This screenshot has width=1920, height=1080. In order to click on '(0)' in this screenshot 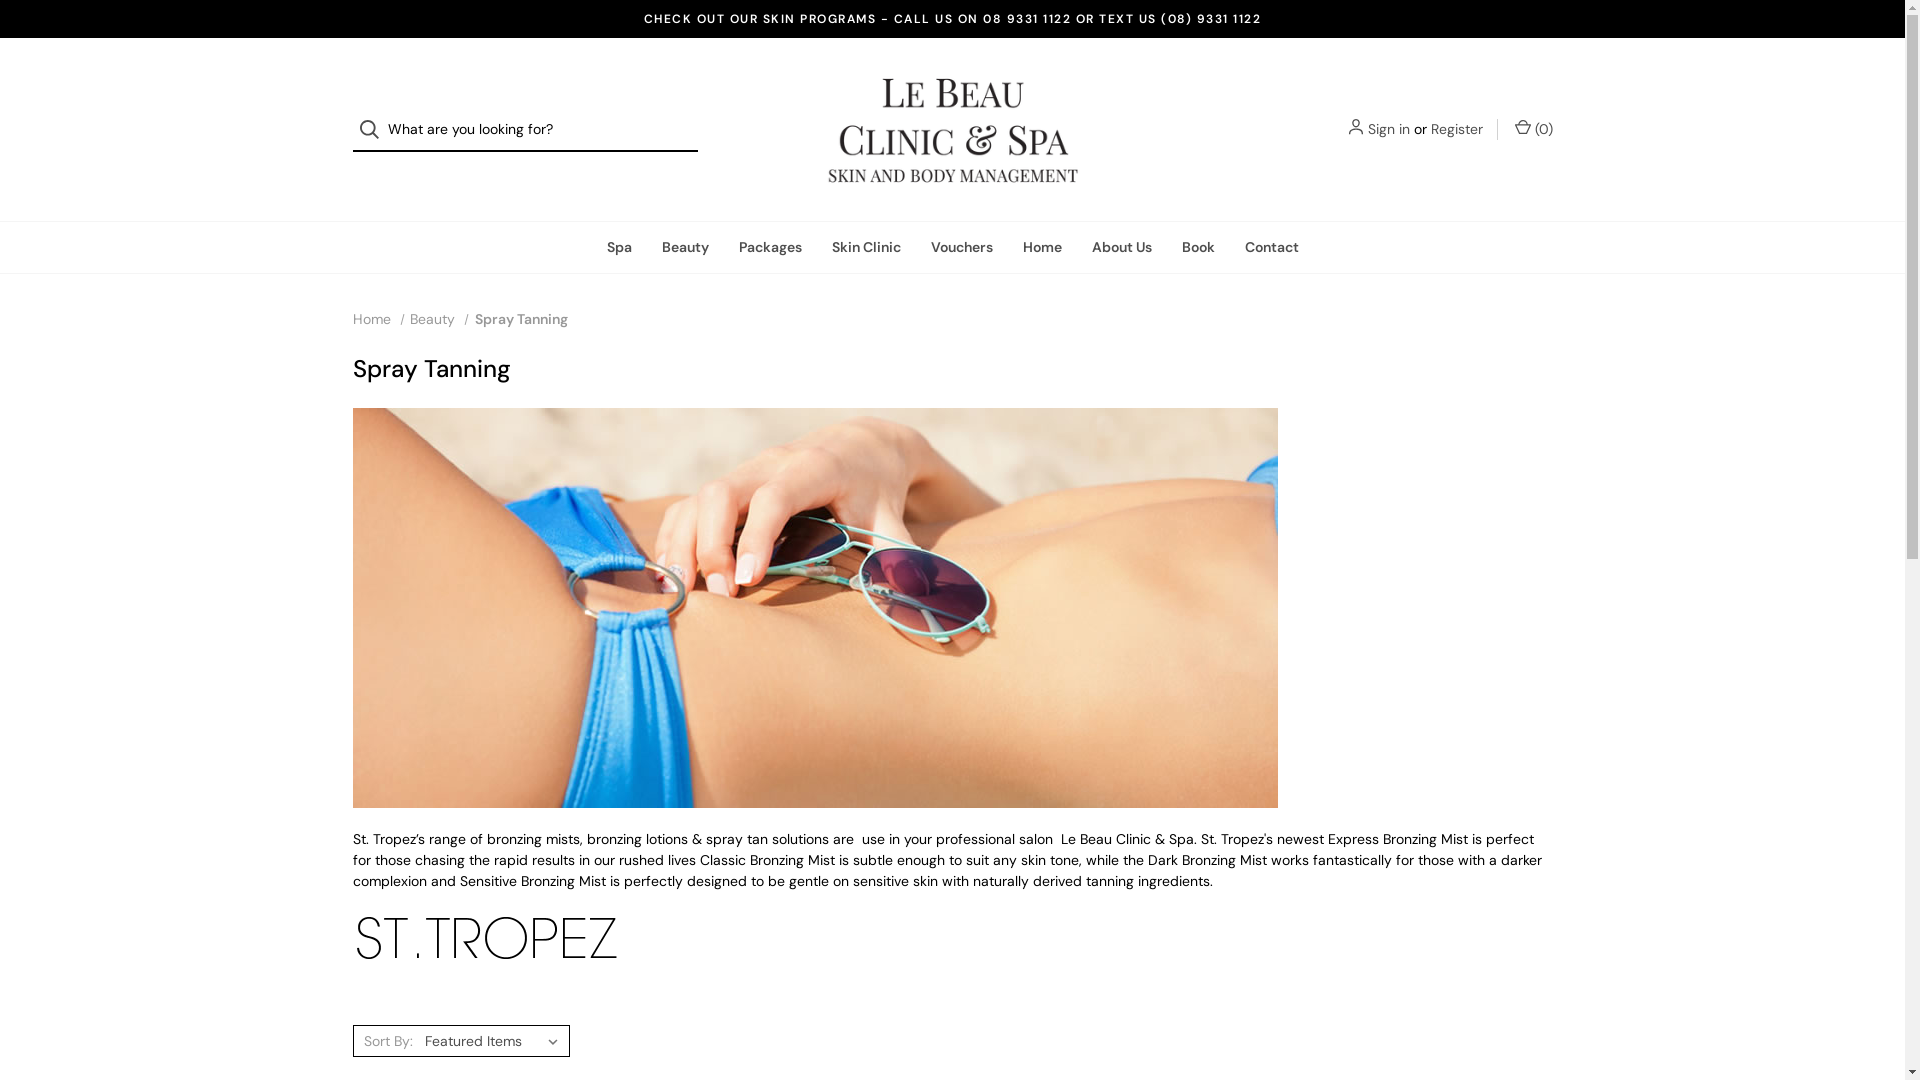, I will do `click(1512, 129)`.